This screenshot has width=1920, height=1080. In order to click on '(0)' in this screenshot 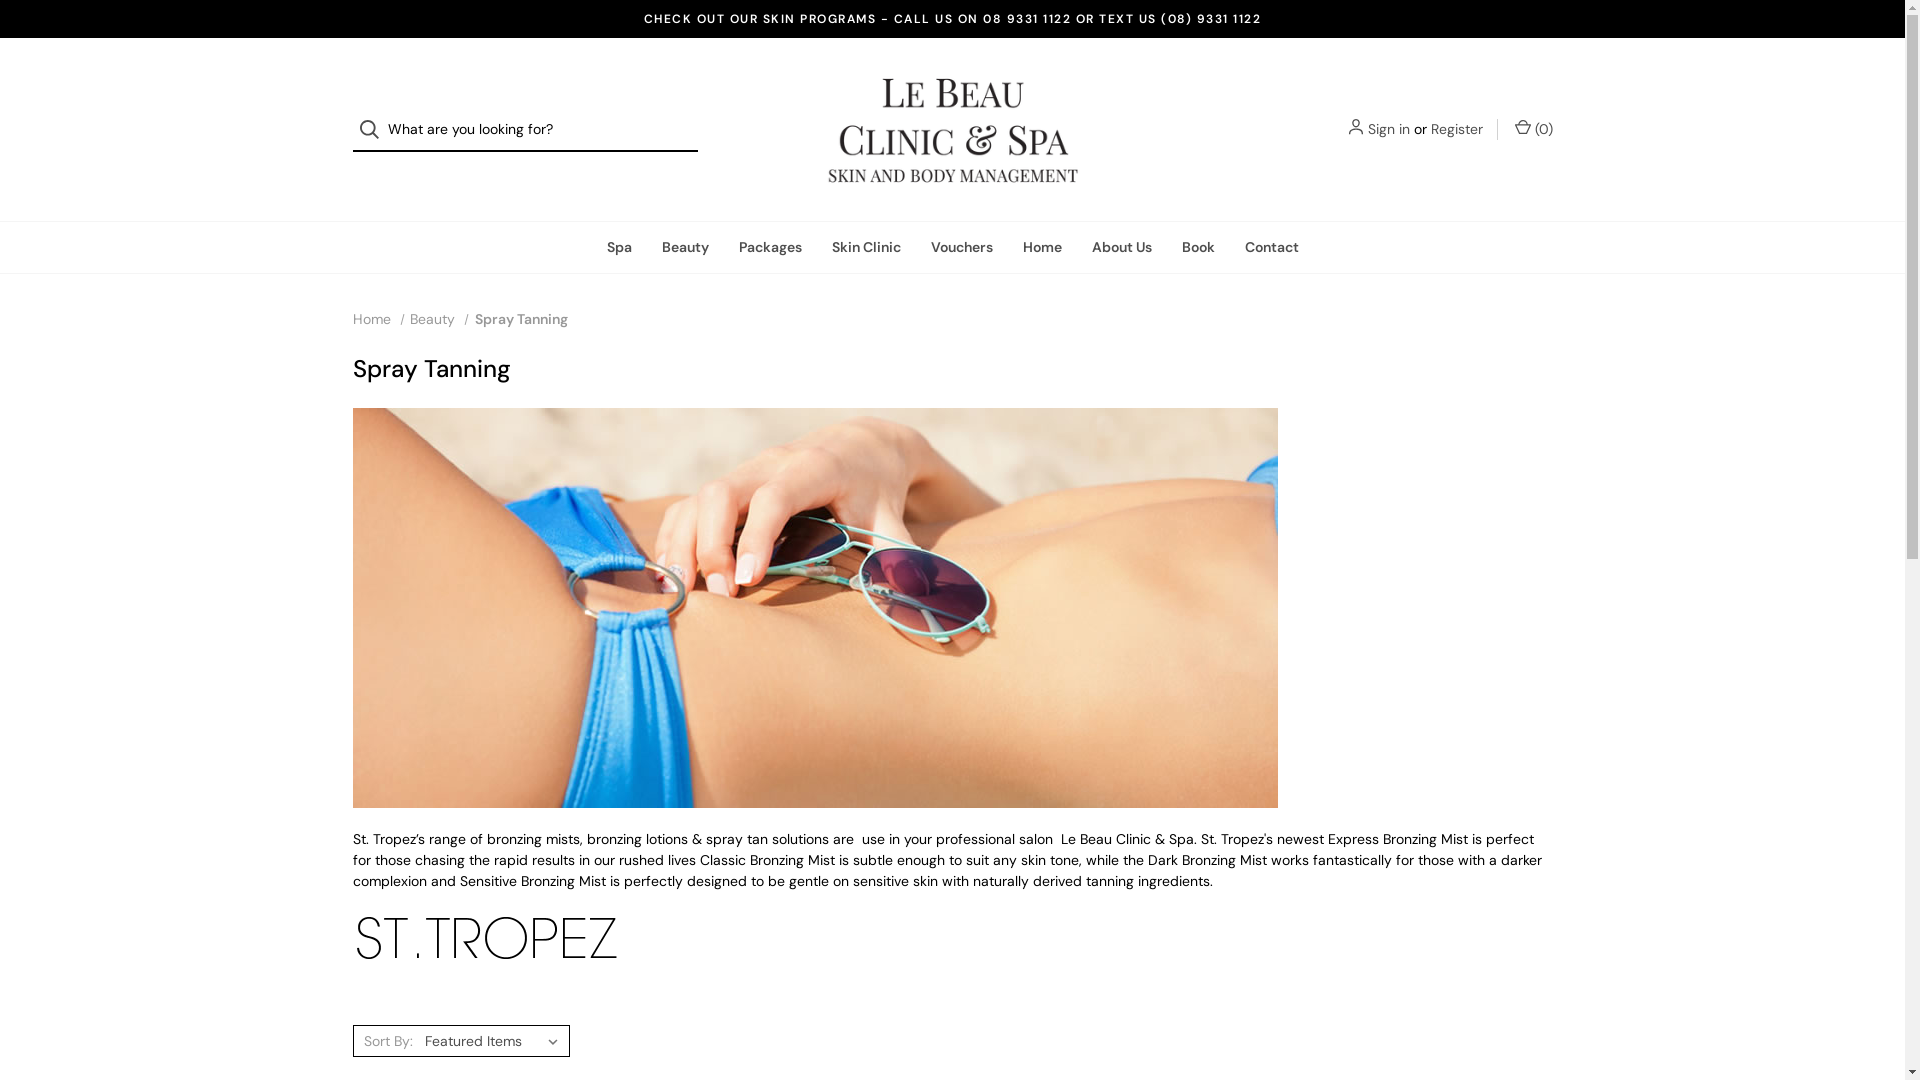, I will do `click(1512, 129)`.